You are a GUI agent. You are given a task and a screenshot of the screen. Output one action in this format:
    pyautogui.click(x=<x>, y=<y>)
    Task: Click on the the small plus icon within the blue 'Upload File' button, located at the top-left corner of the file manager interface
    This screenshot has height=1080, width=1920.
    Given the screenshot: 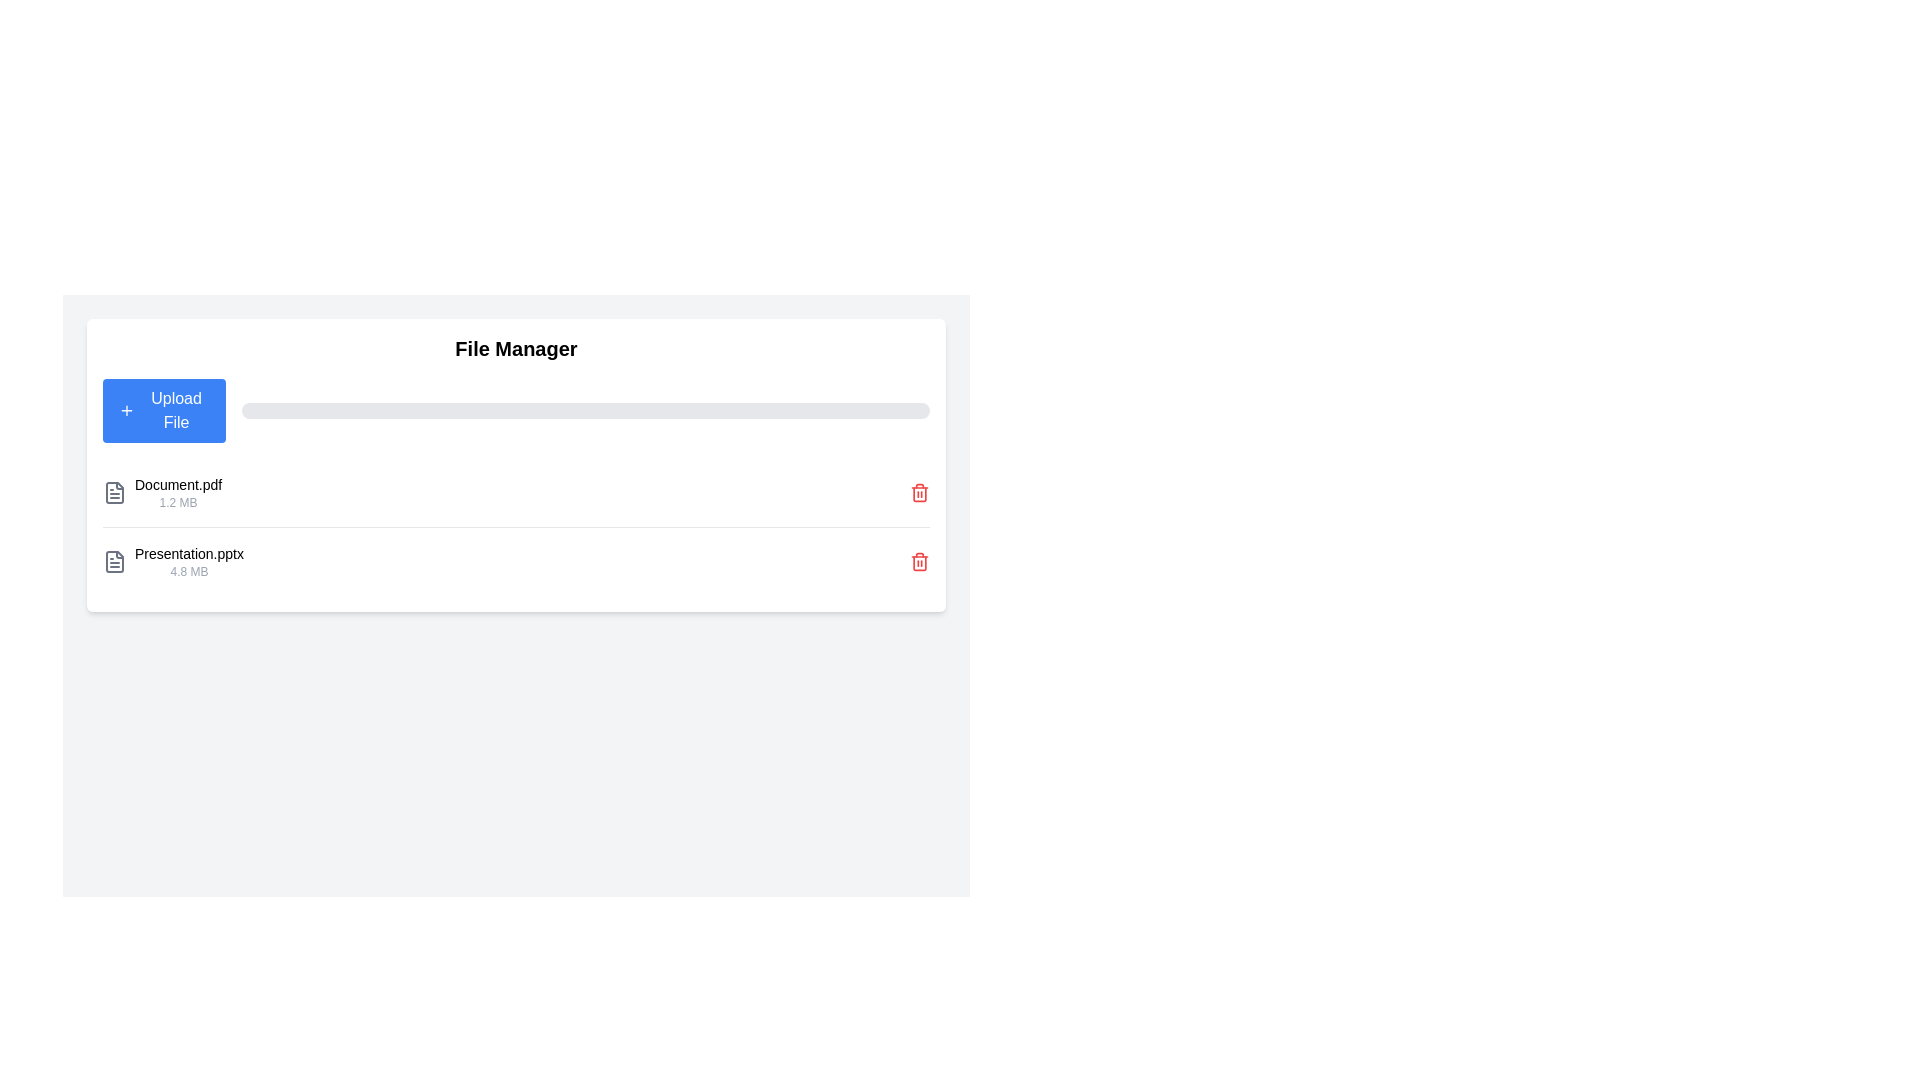 What is the action you would take?
    pyautogui.click(x=126, y=410)
    